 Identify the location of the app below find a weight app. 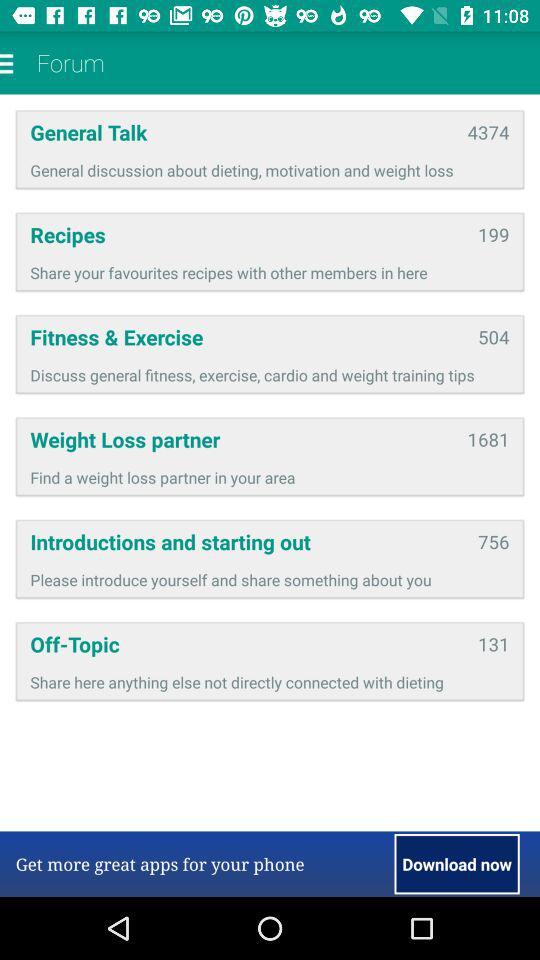
(247, 541).